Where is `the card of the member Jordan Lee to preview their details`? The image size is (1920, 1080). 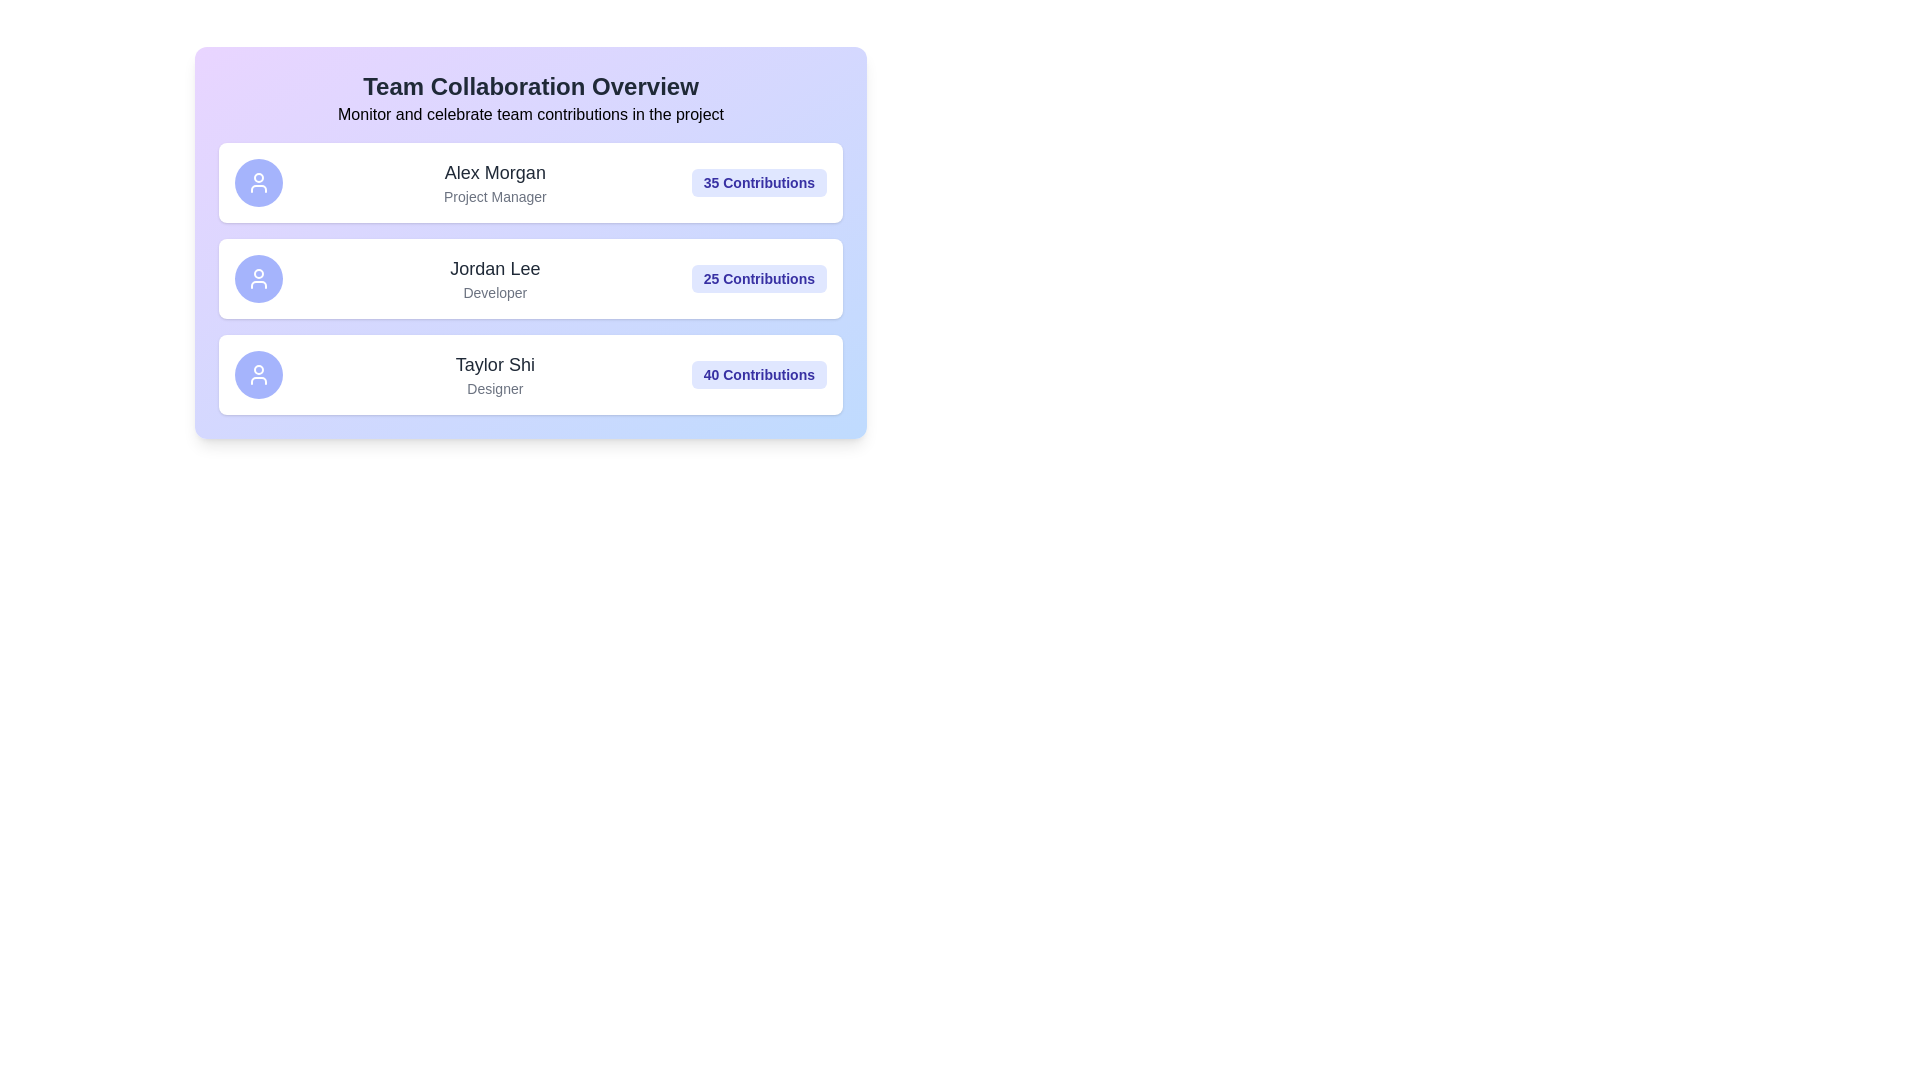 the card of the member Jordan Lee to preview their details is located at coordinates (531, 278).